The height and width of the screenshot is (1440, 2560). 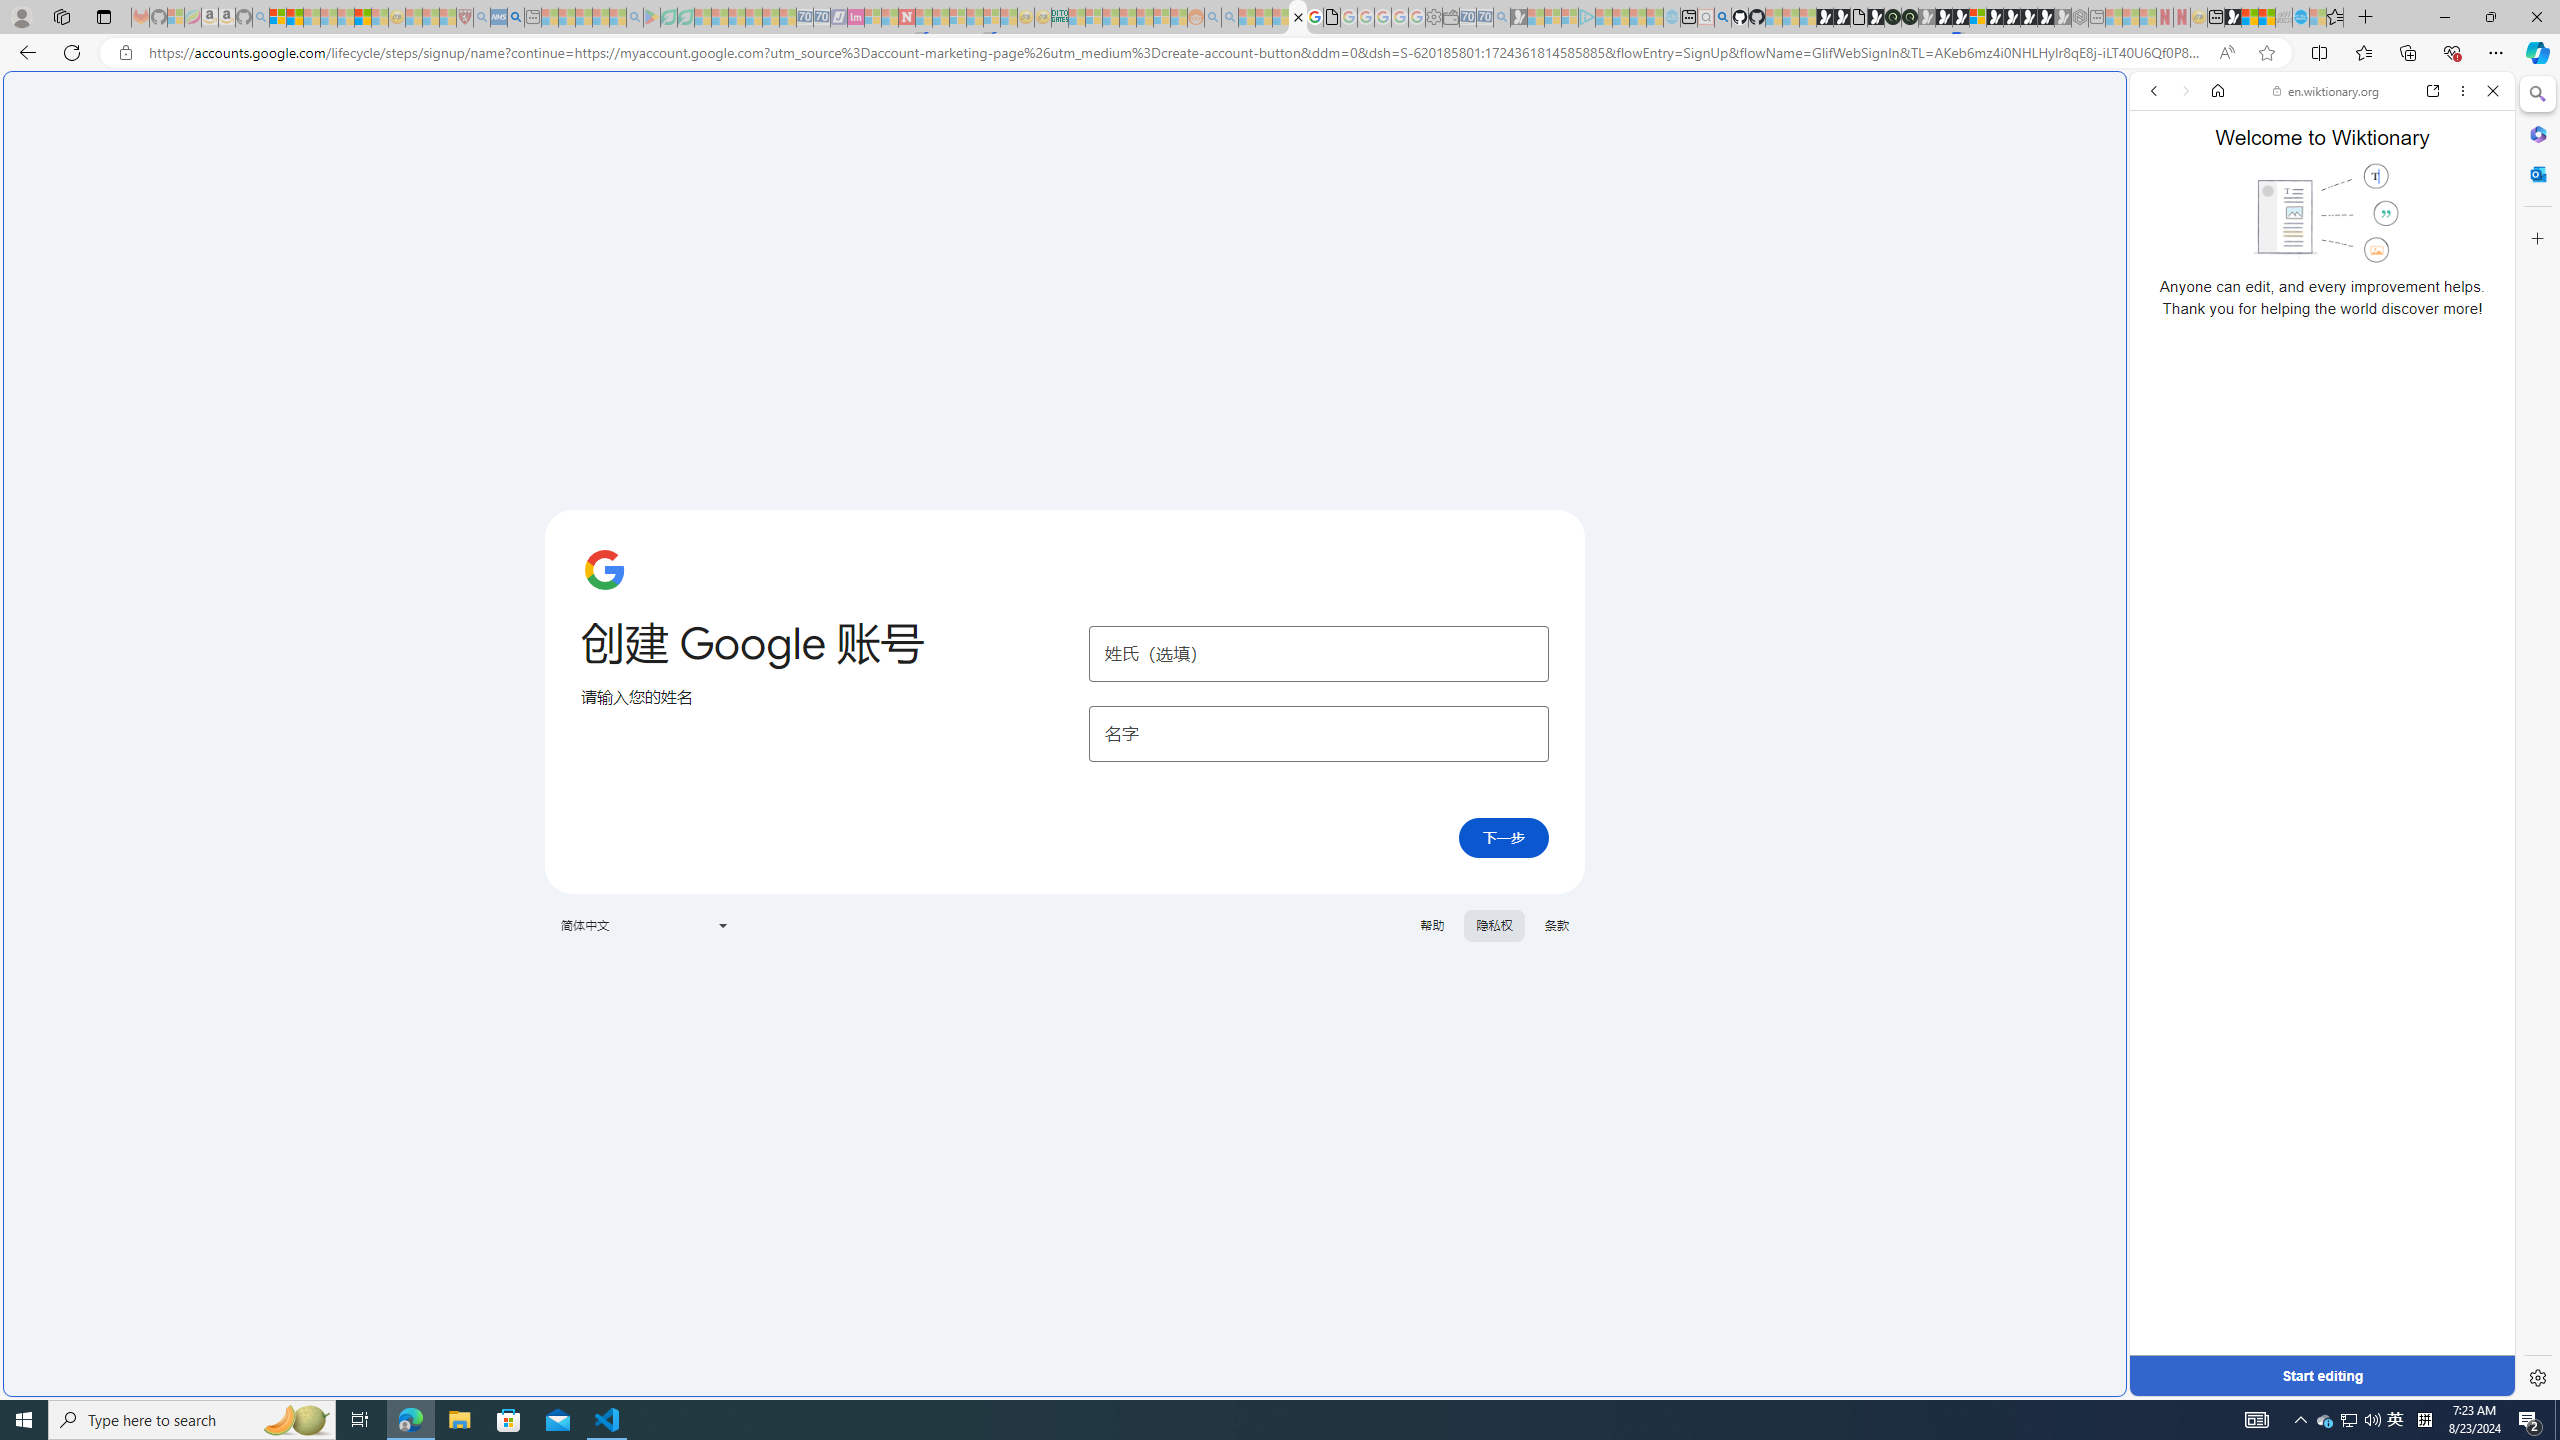 What do you see at coordinates (2327, 91) in the screenshot?
I see `'en.wiktionary.org'` at bounding box center [2327, 91].